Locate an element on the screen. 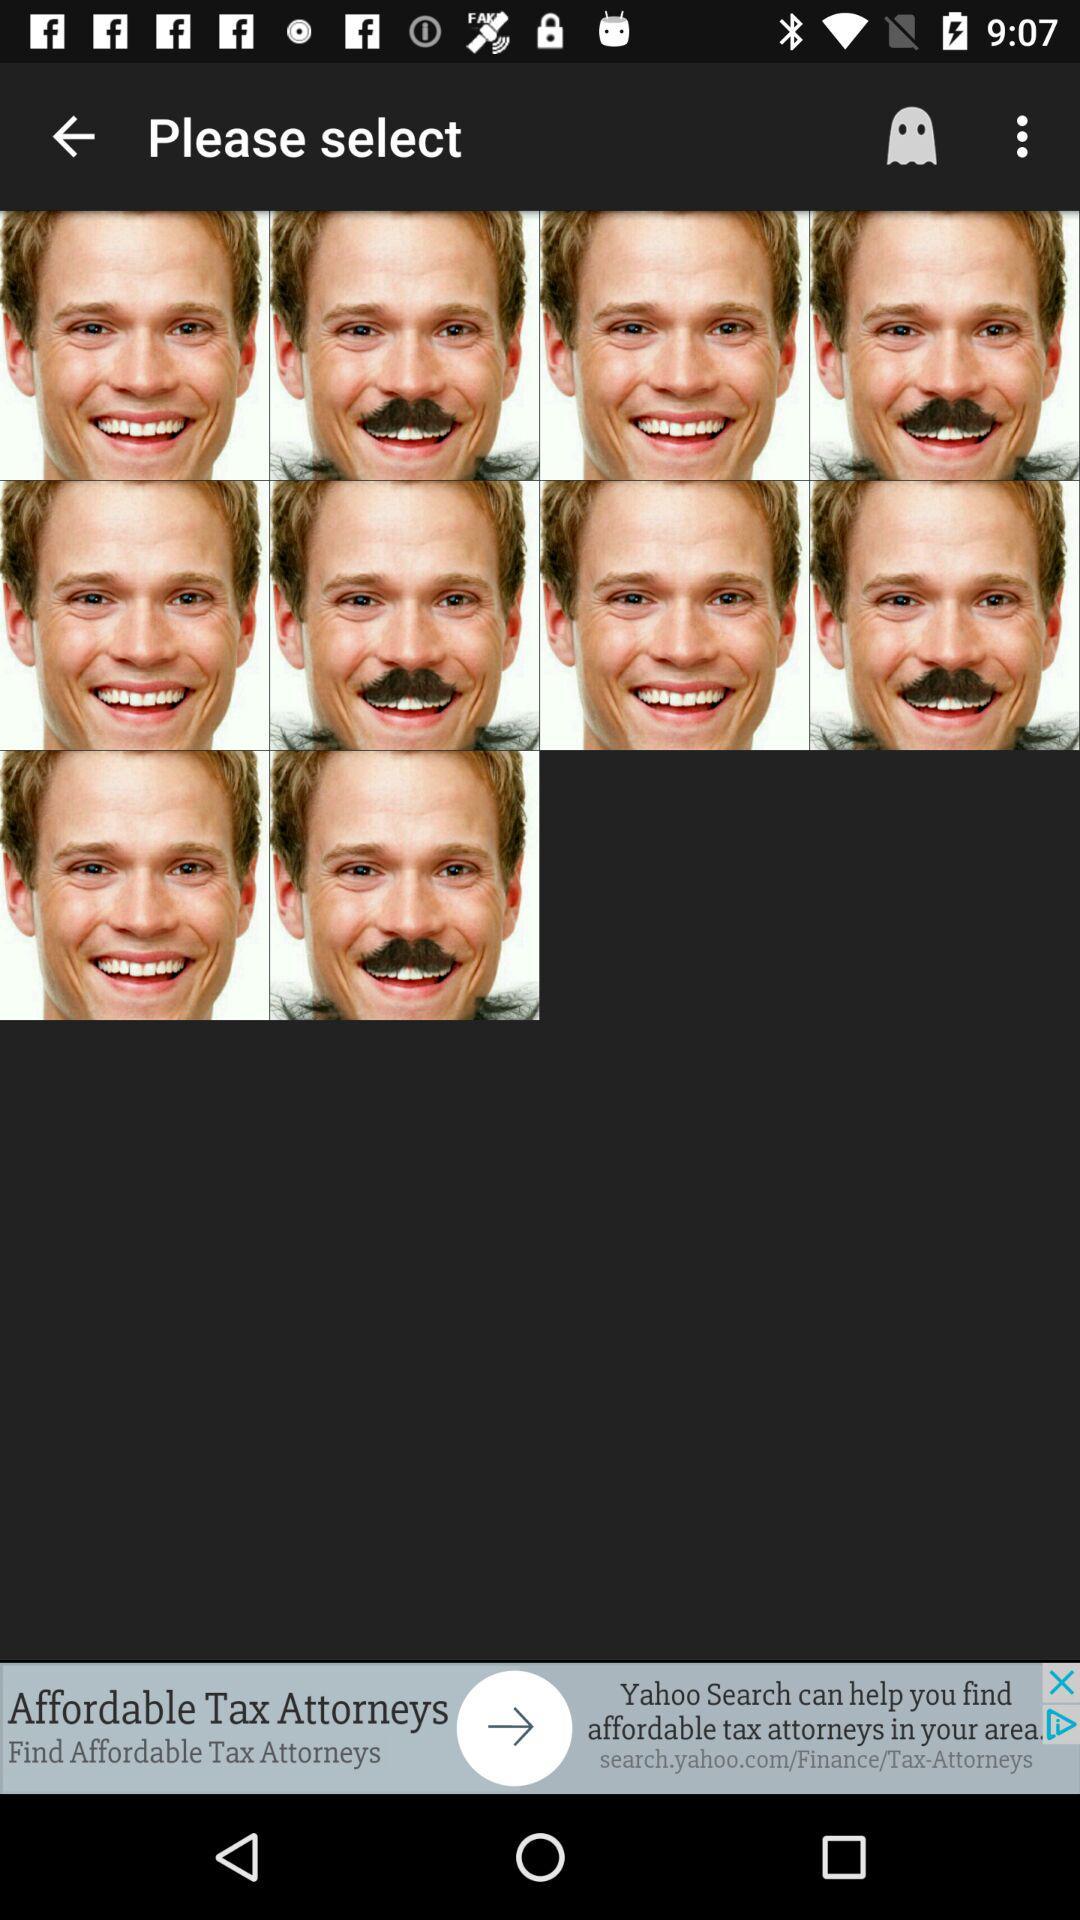 The image size is (1080, 1920). menu button is located at coordinates (1027, 136).